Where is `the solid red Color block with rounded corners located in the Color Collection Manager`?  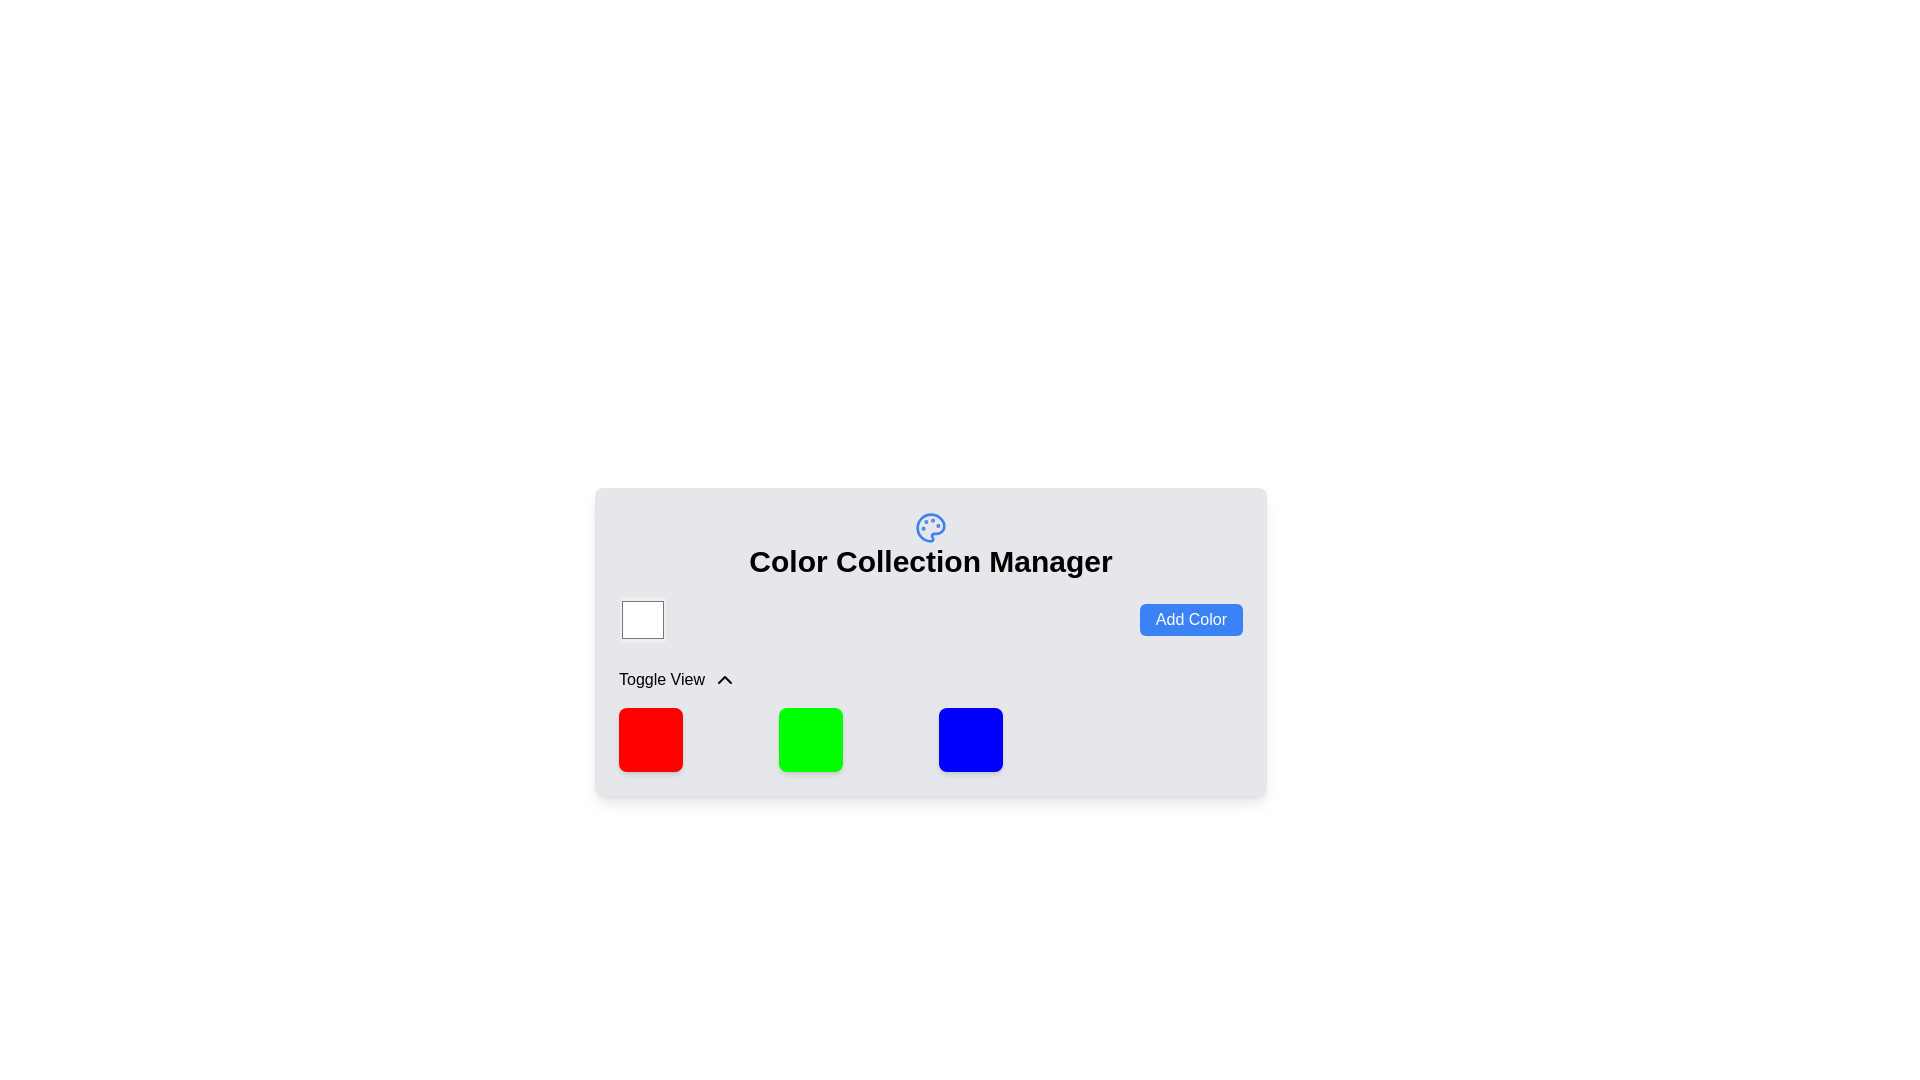
the solid red Color block with rounded corners located in the Color Collection Manager is located at coordinates (651, 740).